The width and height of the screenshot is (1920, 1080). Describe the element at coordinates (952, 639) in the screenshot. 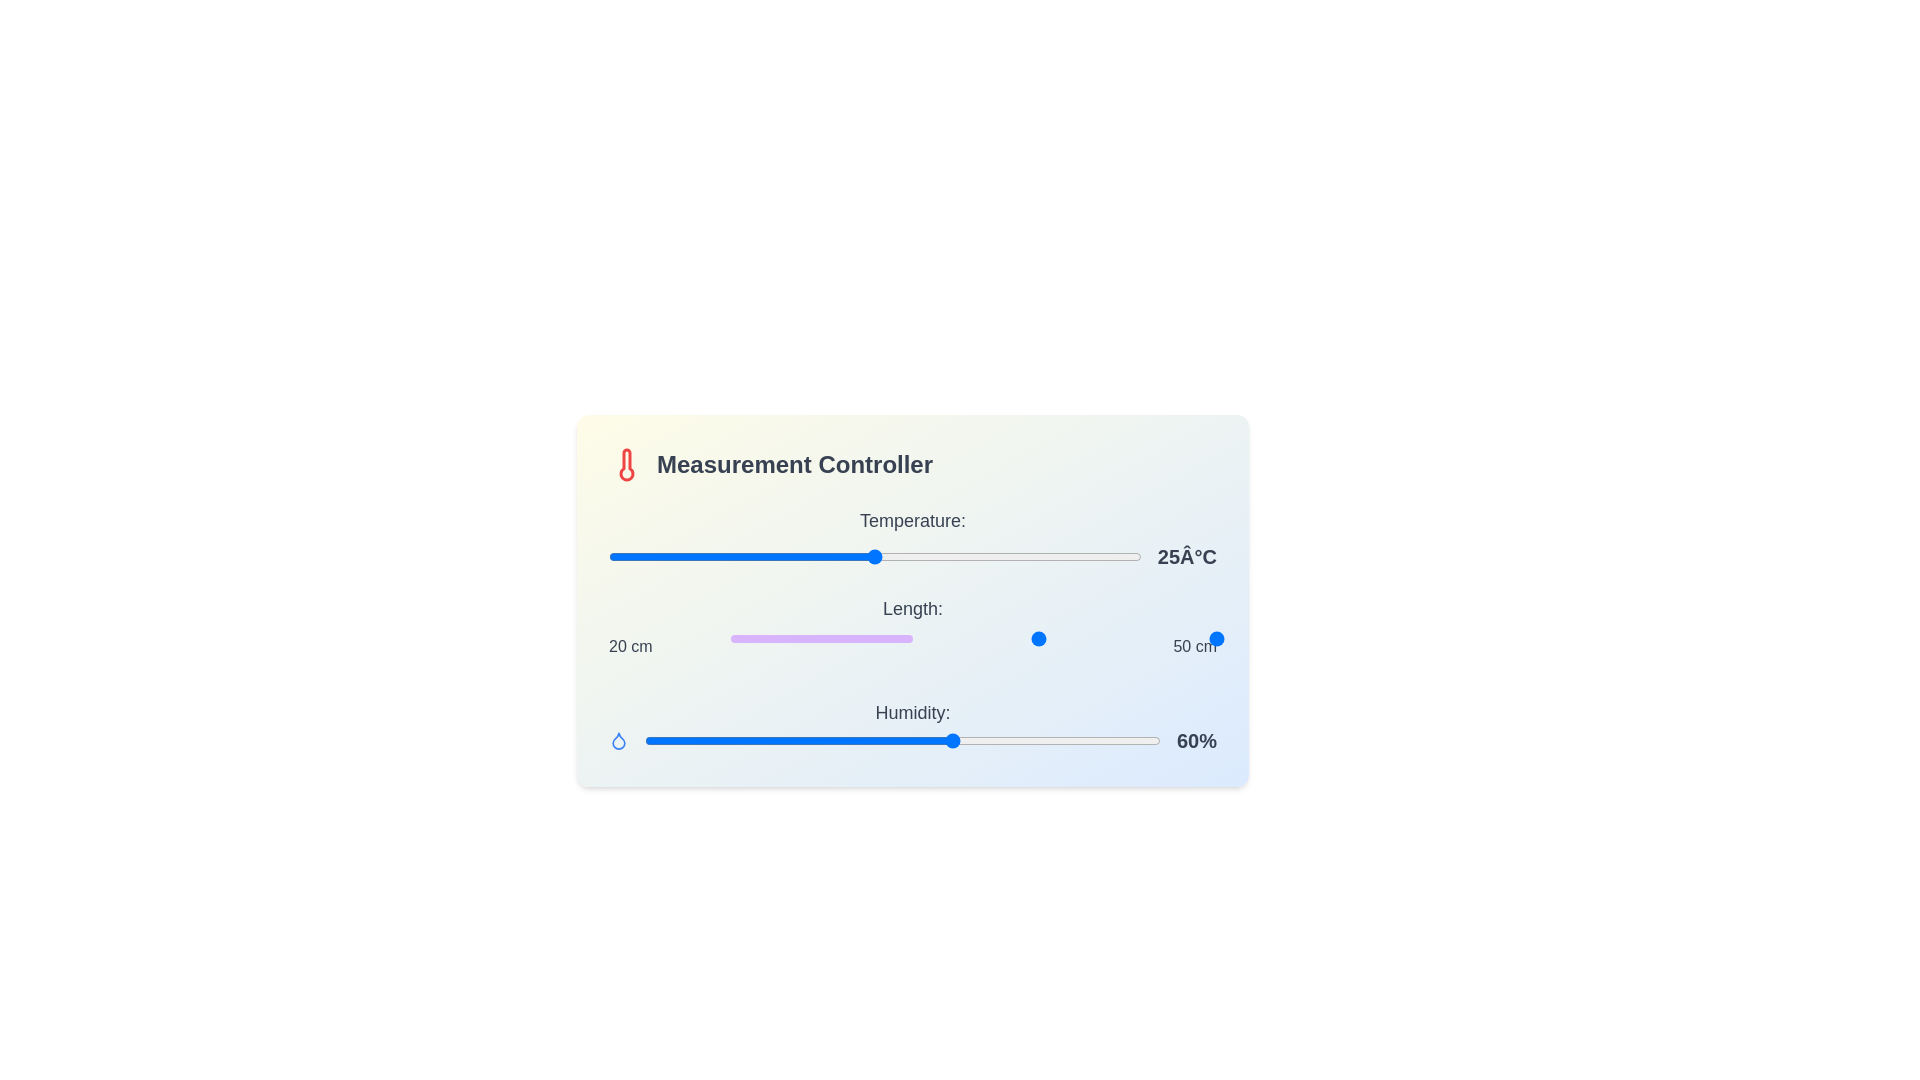

I see `the length` at that location.